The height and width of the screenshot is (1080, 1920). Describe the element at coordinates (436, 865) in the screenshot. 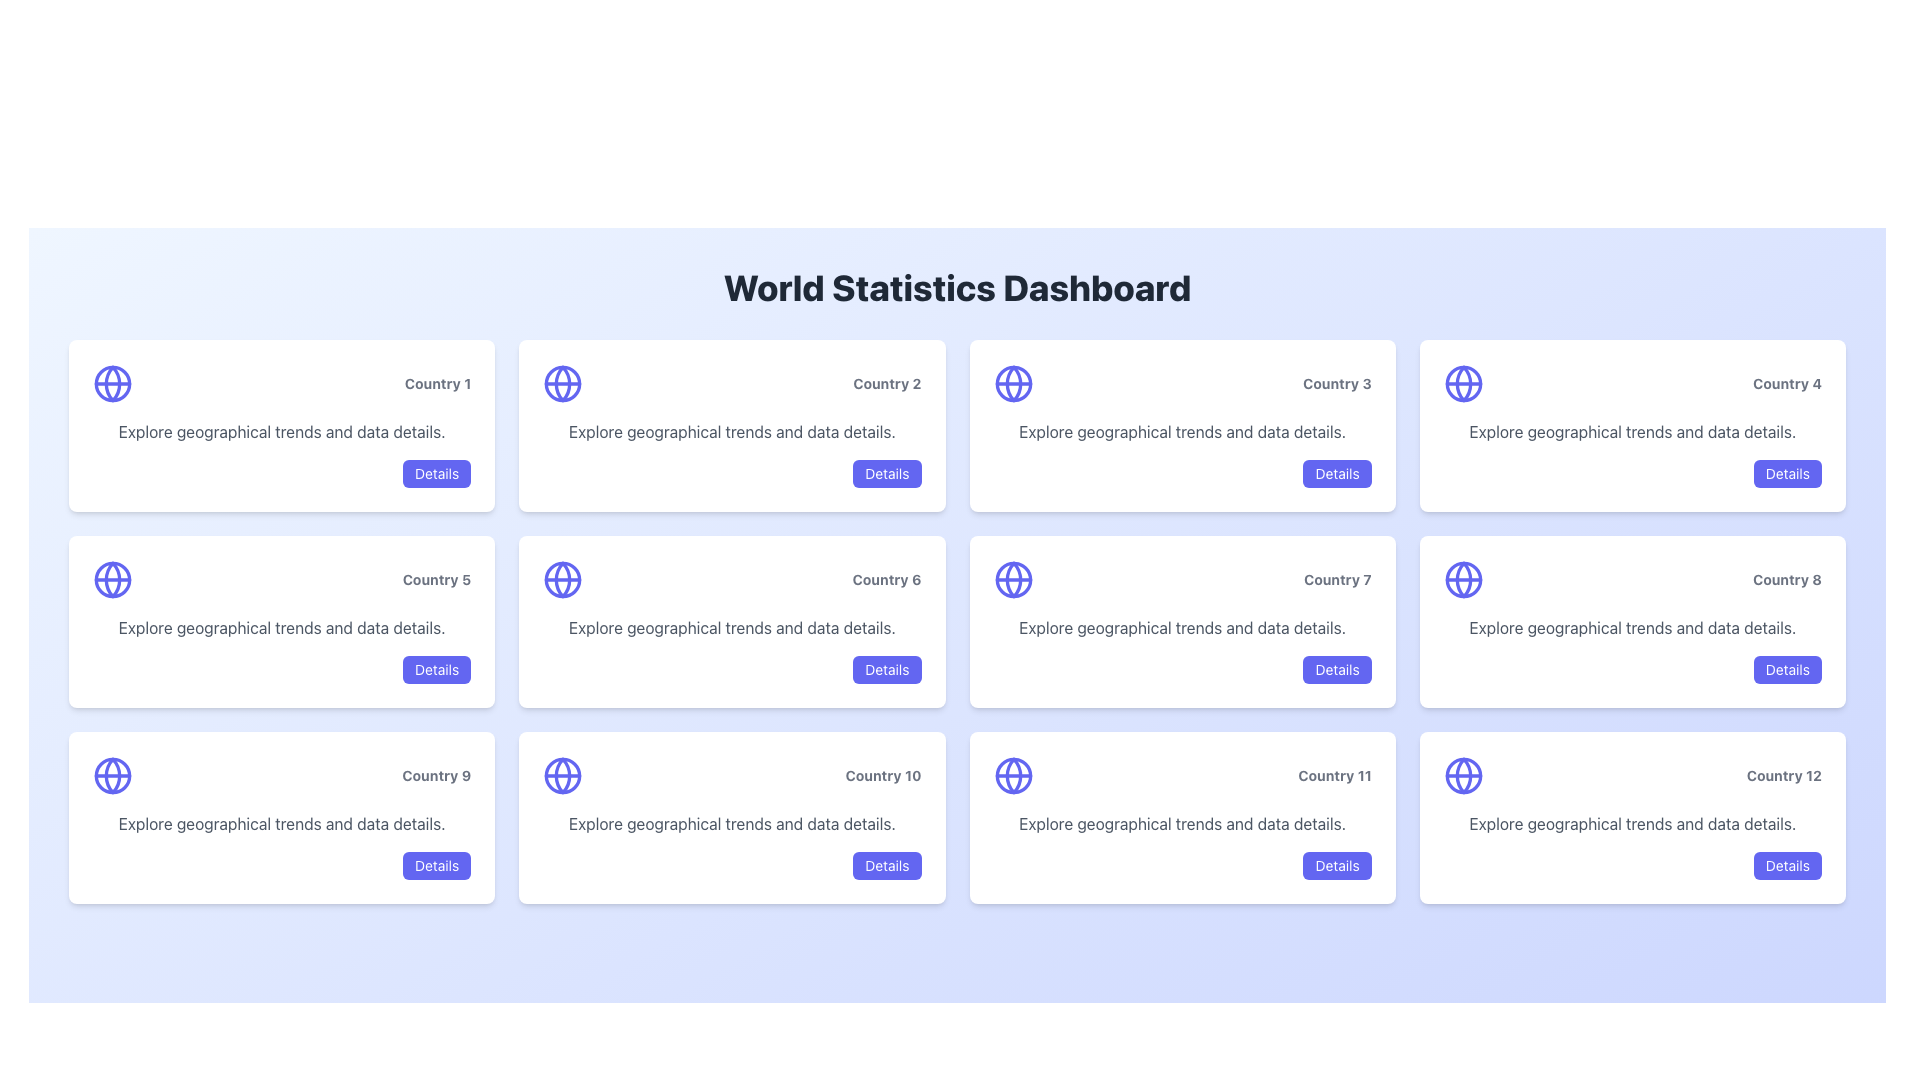

I see `the button located at the bottom-right corner of the card for 'Country 9'` at that location.